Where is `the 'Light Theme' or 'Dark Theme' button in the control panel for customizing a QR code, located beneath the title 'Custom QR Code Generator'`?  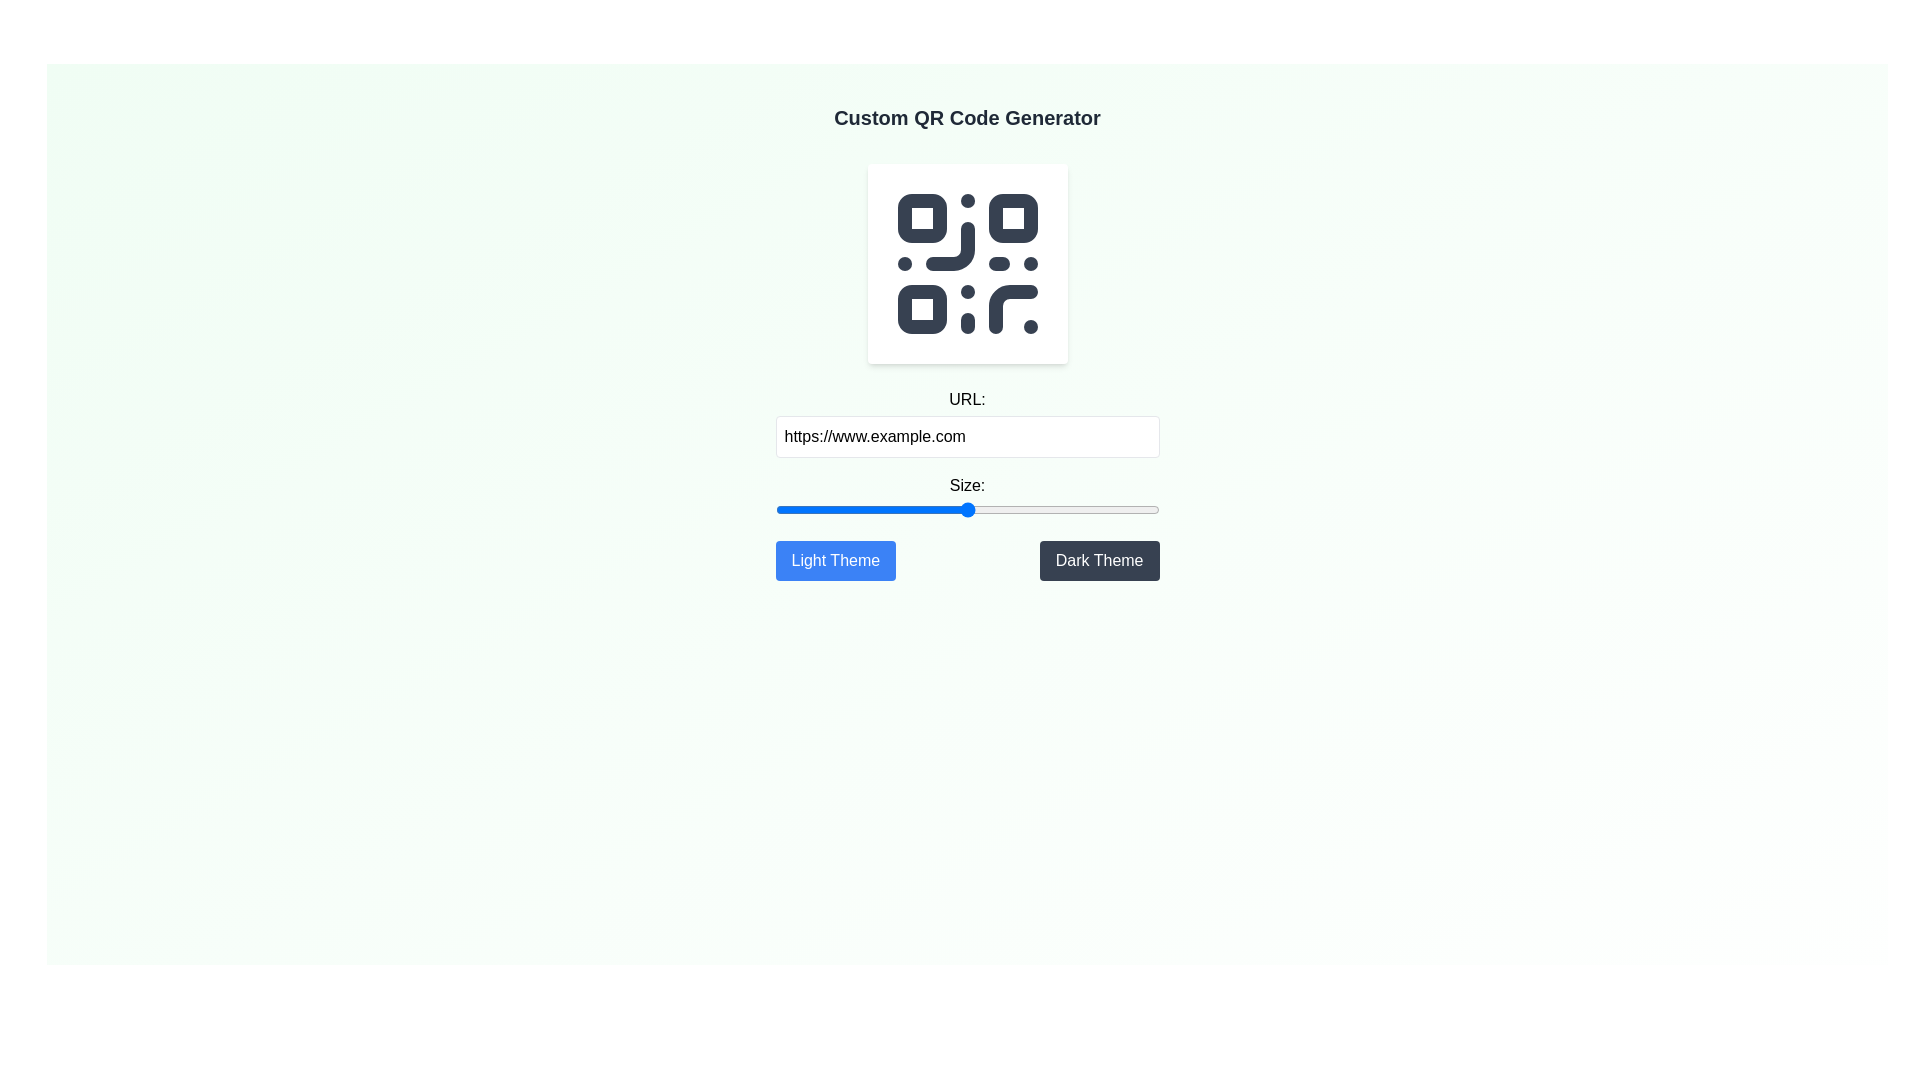
the 'Light Theme' or 'Dark Theme' button in the control panel for customizing a QR code, located beneath the title 'Custom QR Code Generator' is located at coordinates (967, 484).